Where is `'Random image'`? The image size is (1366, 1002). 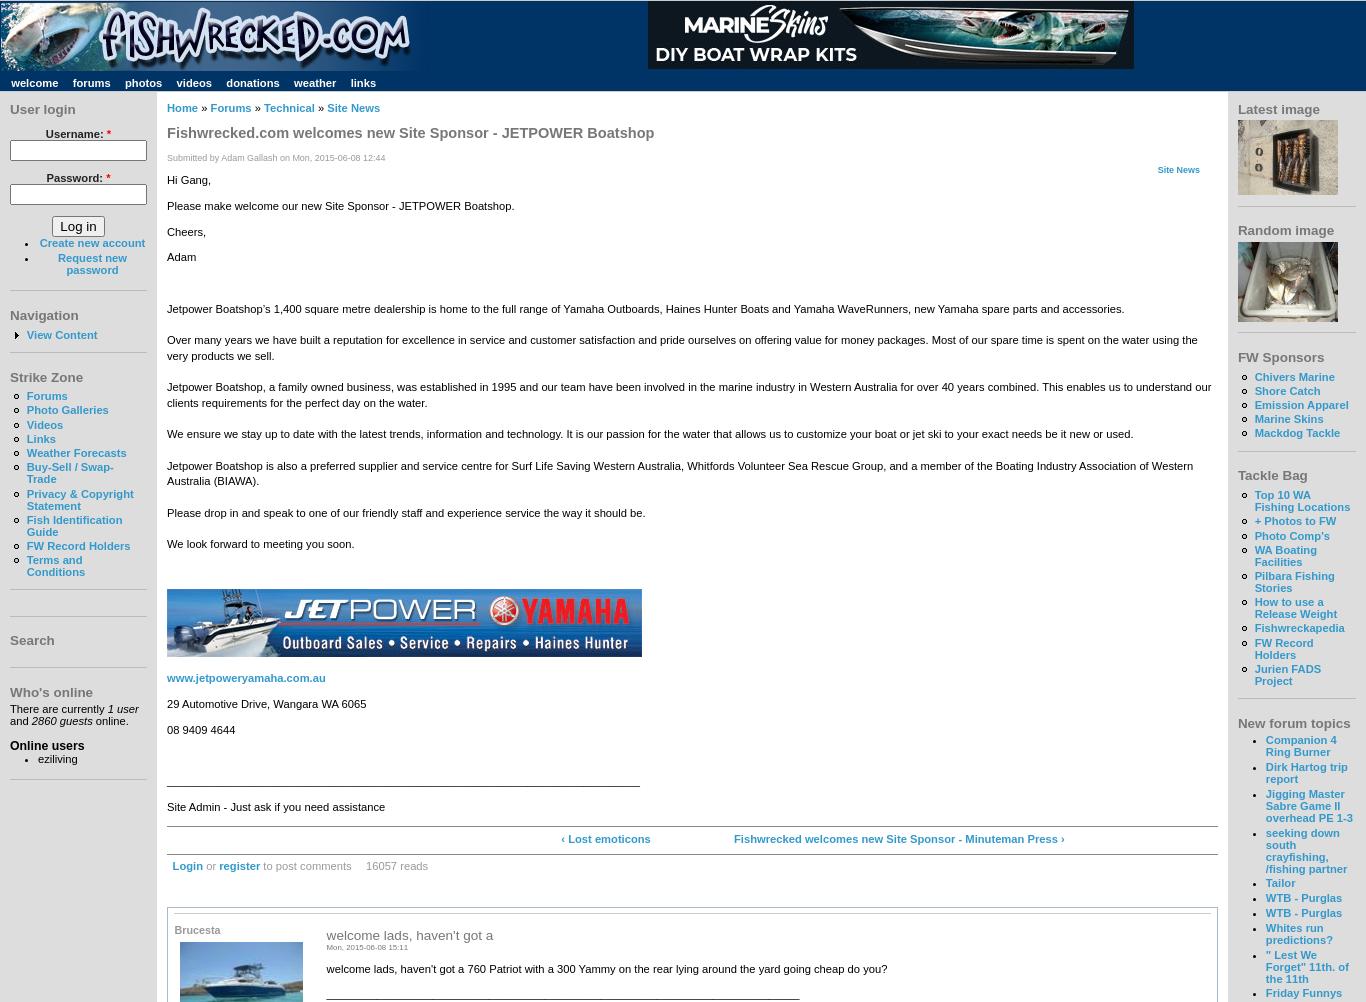 'Random image' is located at coordinates (1284, 230).